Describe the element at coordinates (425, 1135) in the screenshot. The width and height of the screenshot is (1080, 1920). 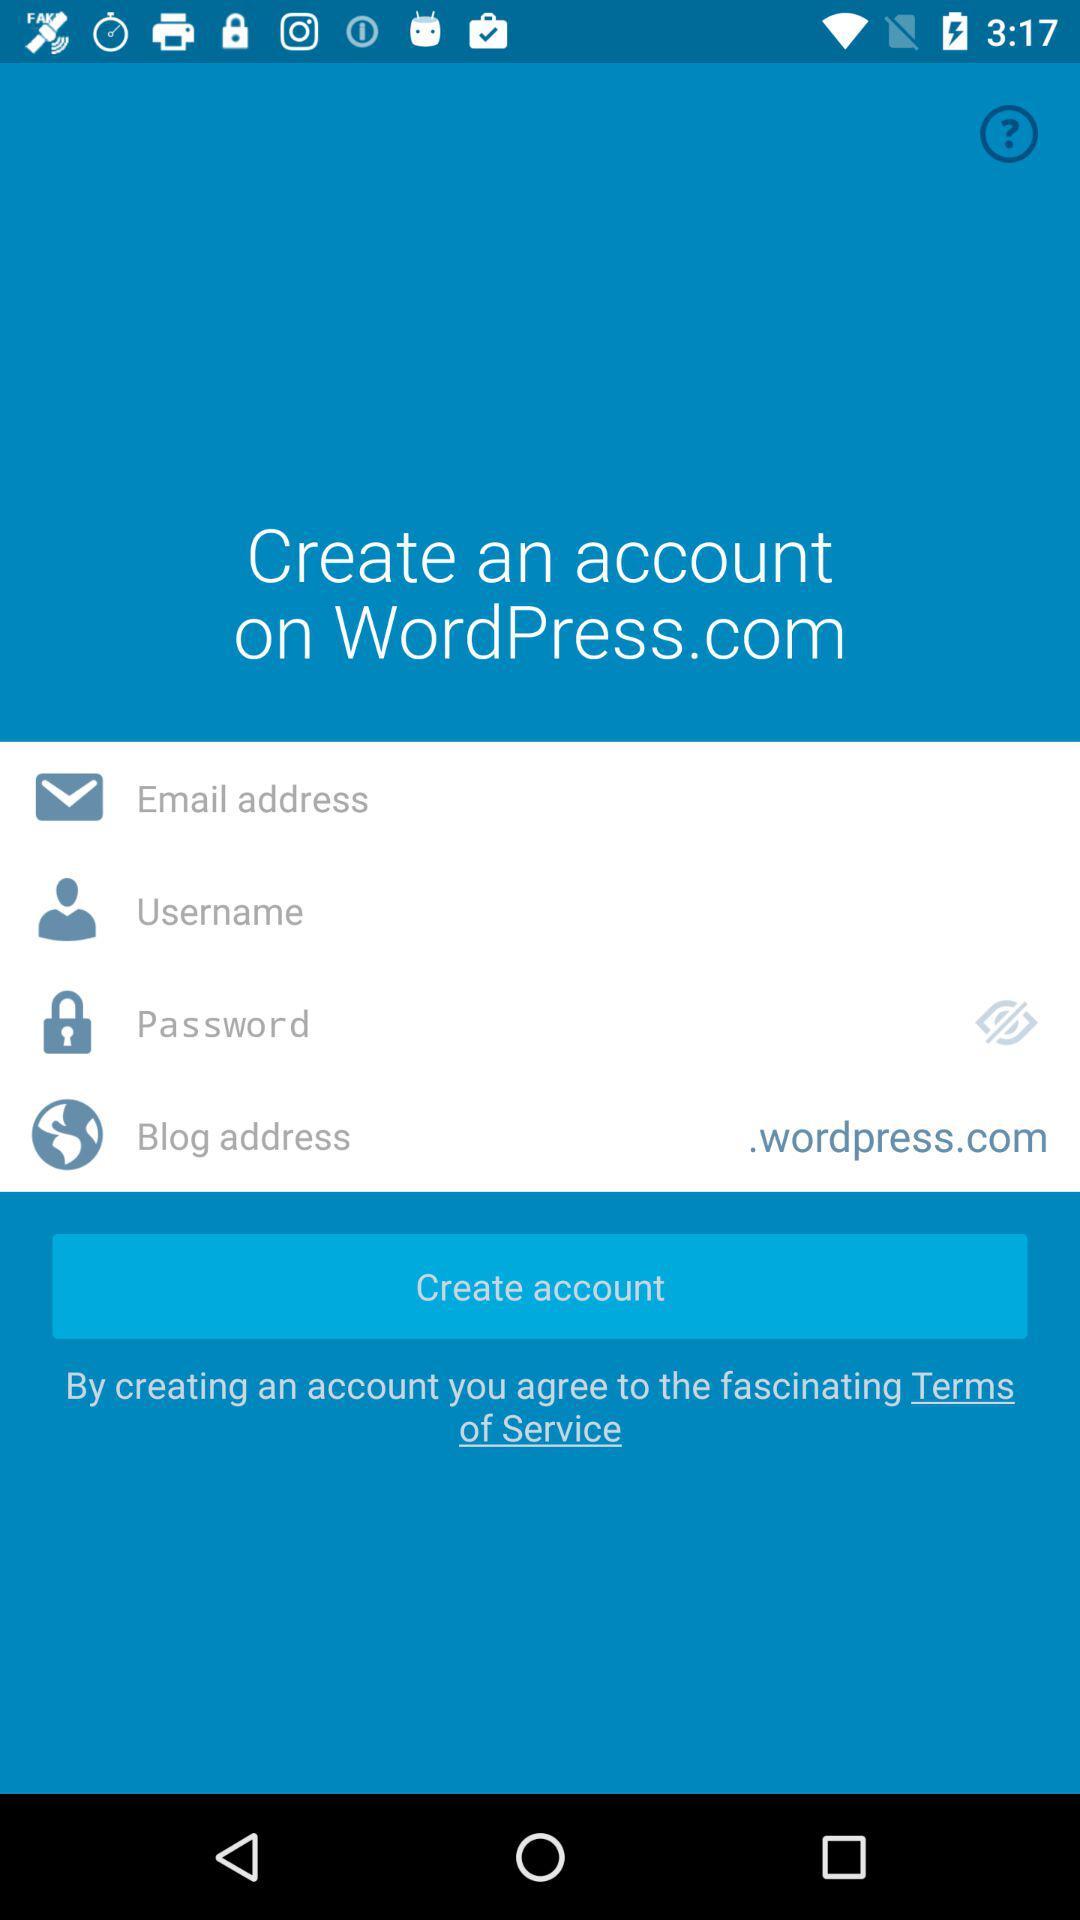
I see `item next to .wordpress.com` at that location.